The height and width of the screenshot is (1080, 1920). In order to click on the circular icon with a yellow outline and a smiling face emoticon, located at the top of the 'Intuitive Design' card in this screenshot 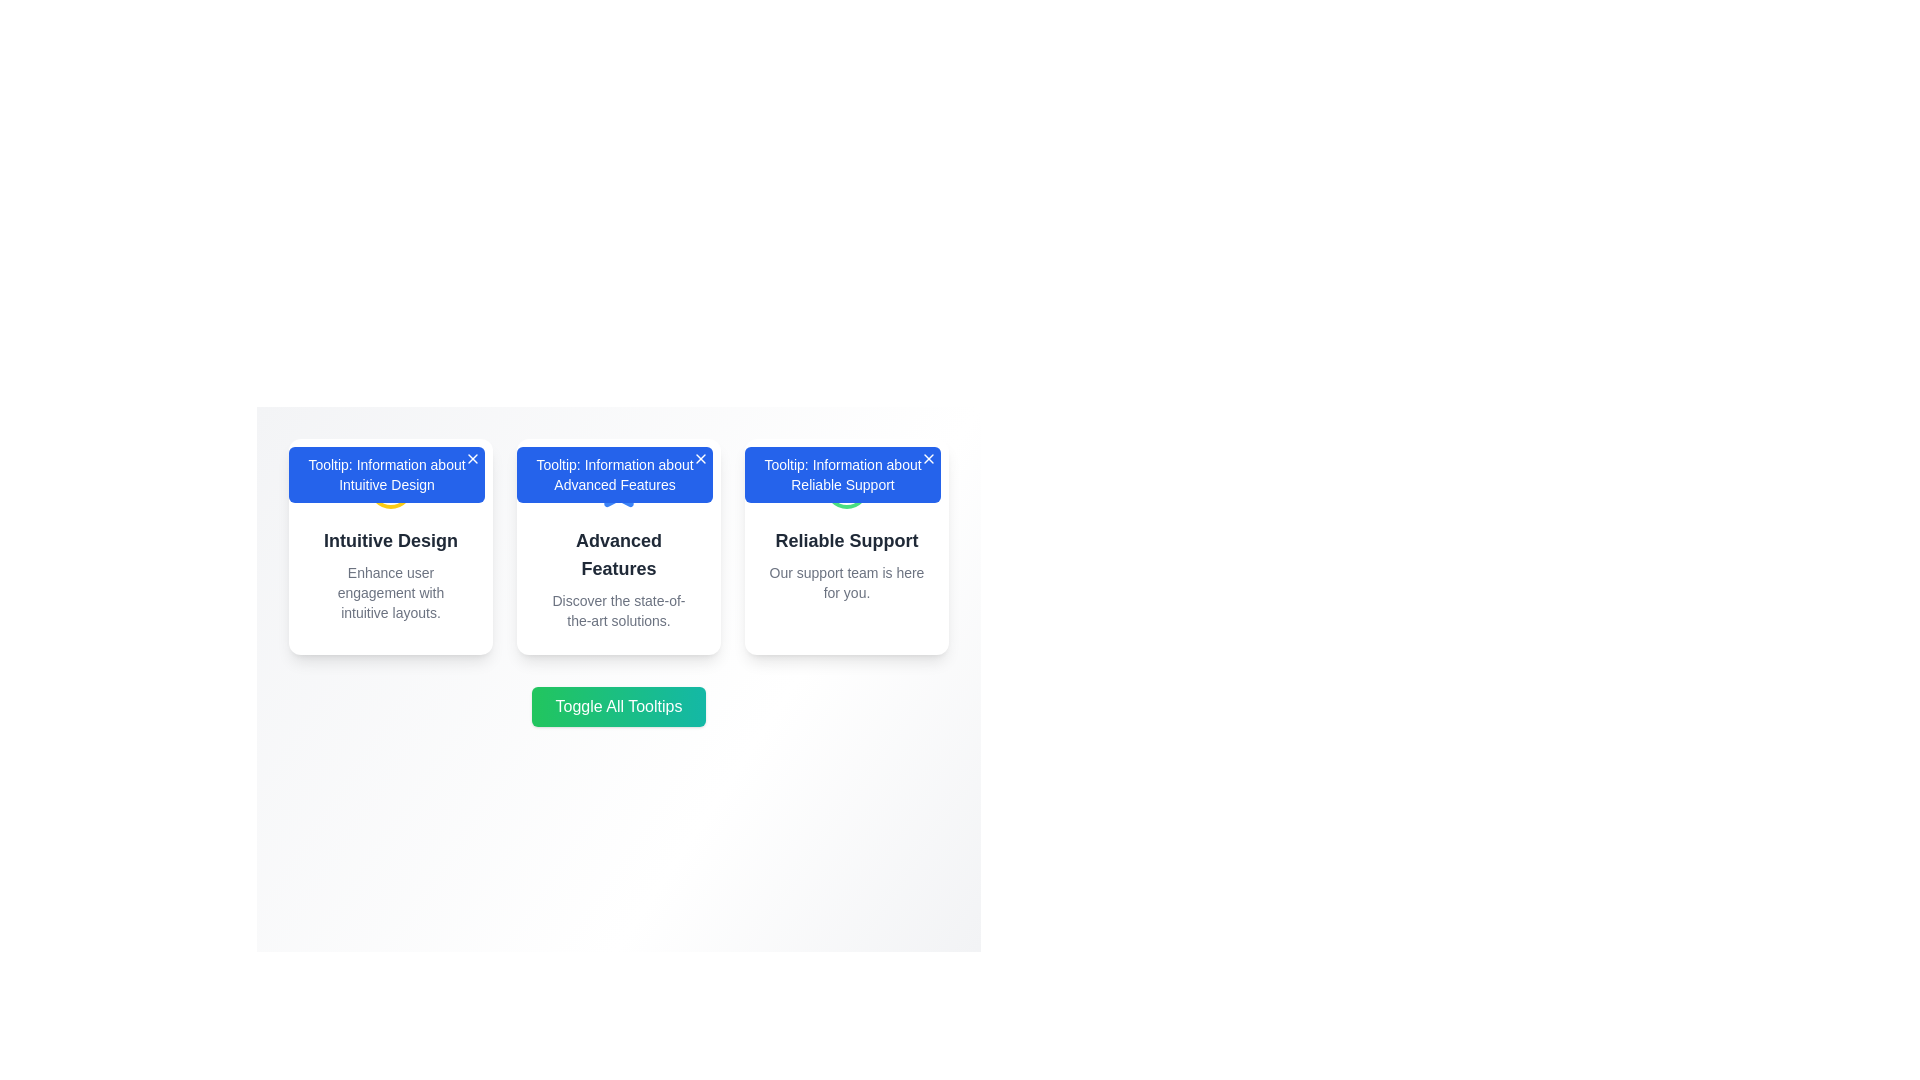, I will do `click(390, 486)`.